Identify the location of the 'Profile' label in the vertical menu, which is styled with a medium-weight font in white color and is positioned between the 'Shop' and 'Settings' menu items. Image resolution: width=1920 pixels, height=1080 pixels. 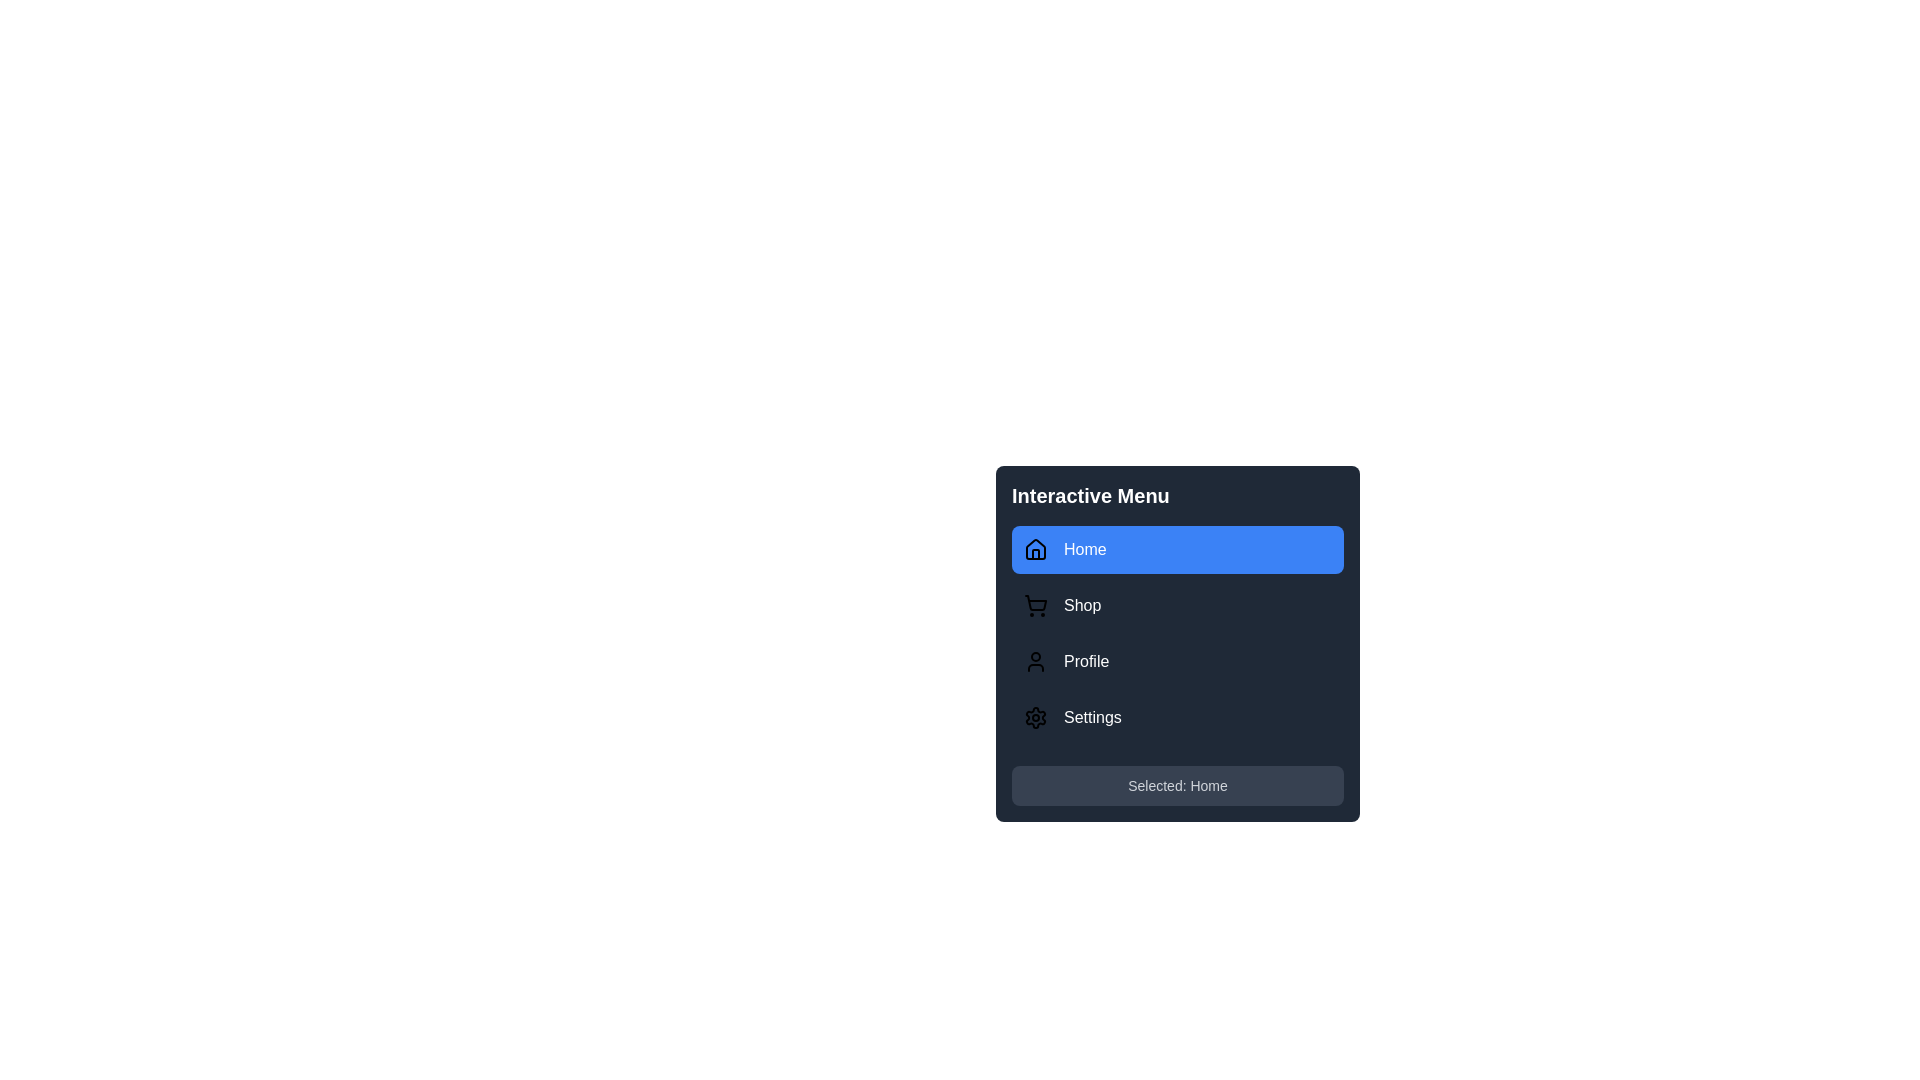
(1085, 662).